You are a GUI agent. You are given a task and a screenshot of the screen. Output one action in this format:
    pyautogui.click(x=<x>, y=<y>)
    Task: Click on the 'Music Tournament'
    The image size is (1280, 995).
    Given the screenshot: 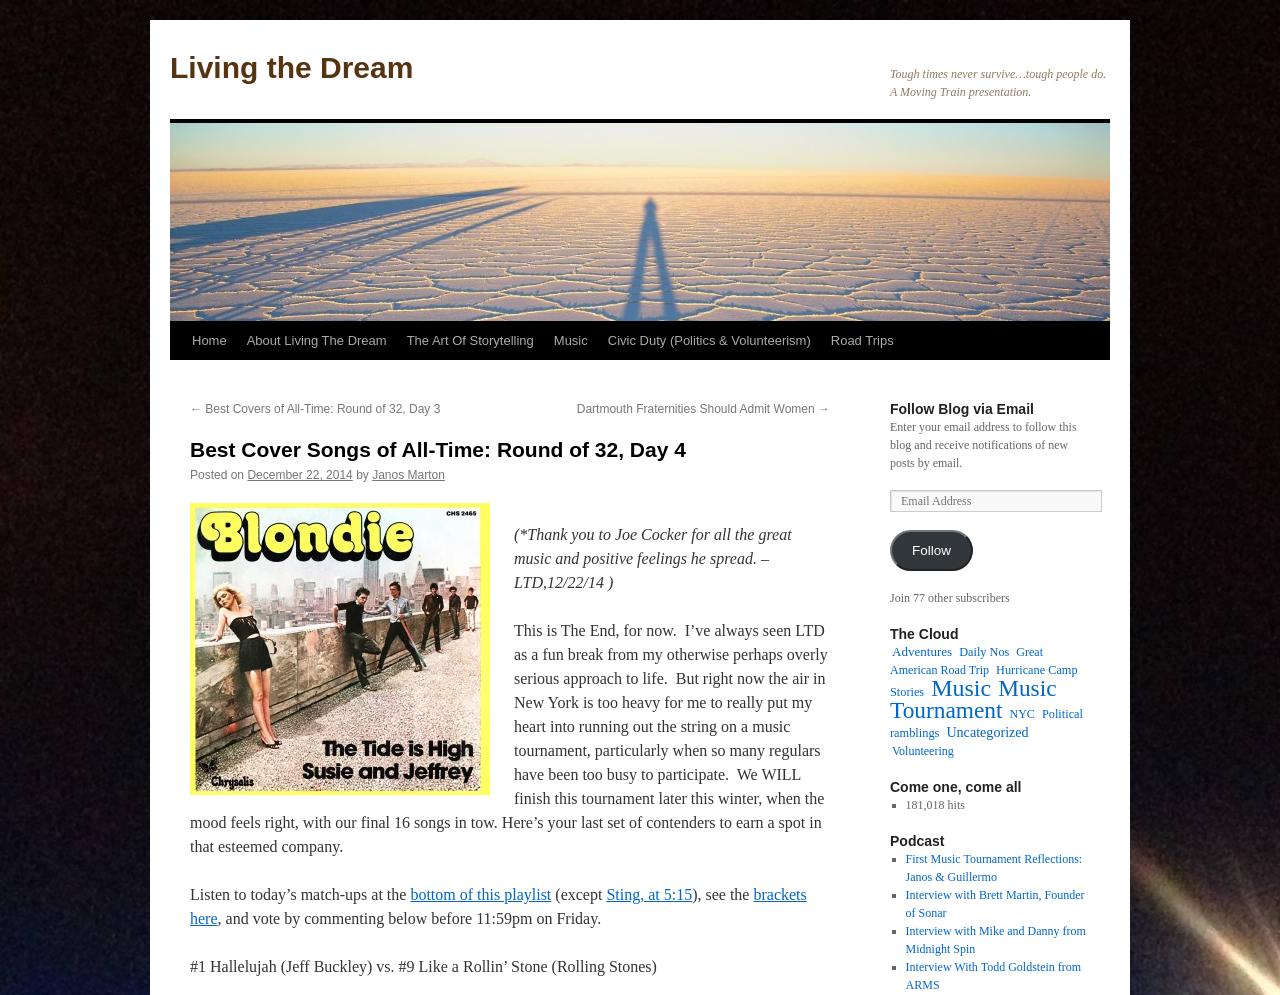 What is the action you would take?
    pyautogui.click(x=973, y=698)
    